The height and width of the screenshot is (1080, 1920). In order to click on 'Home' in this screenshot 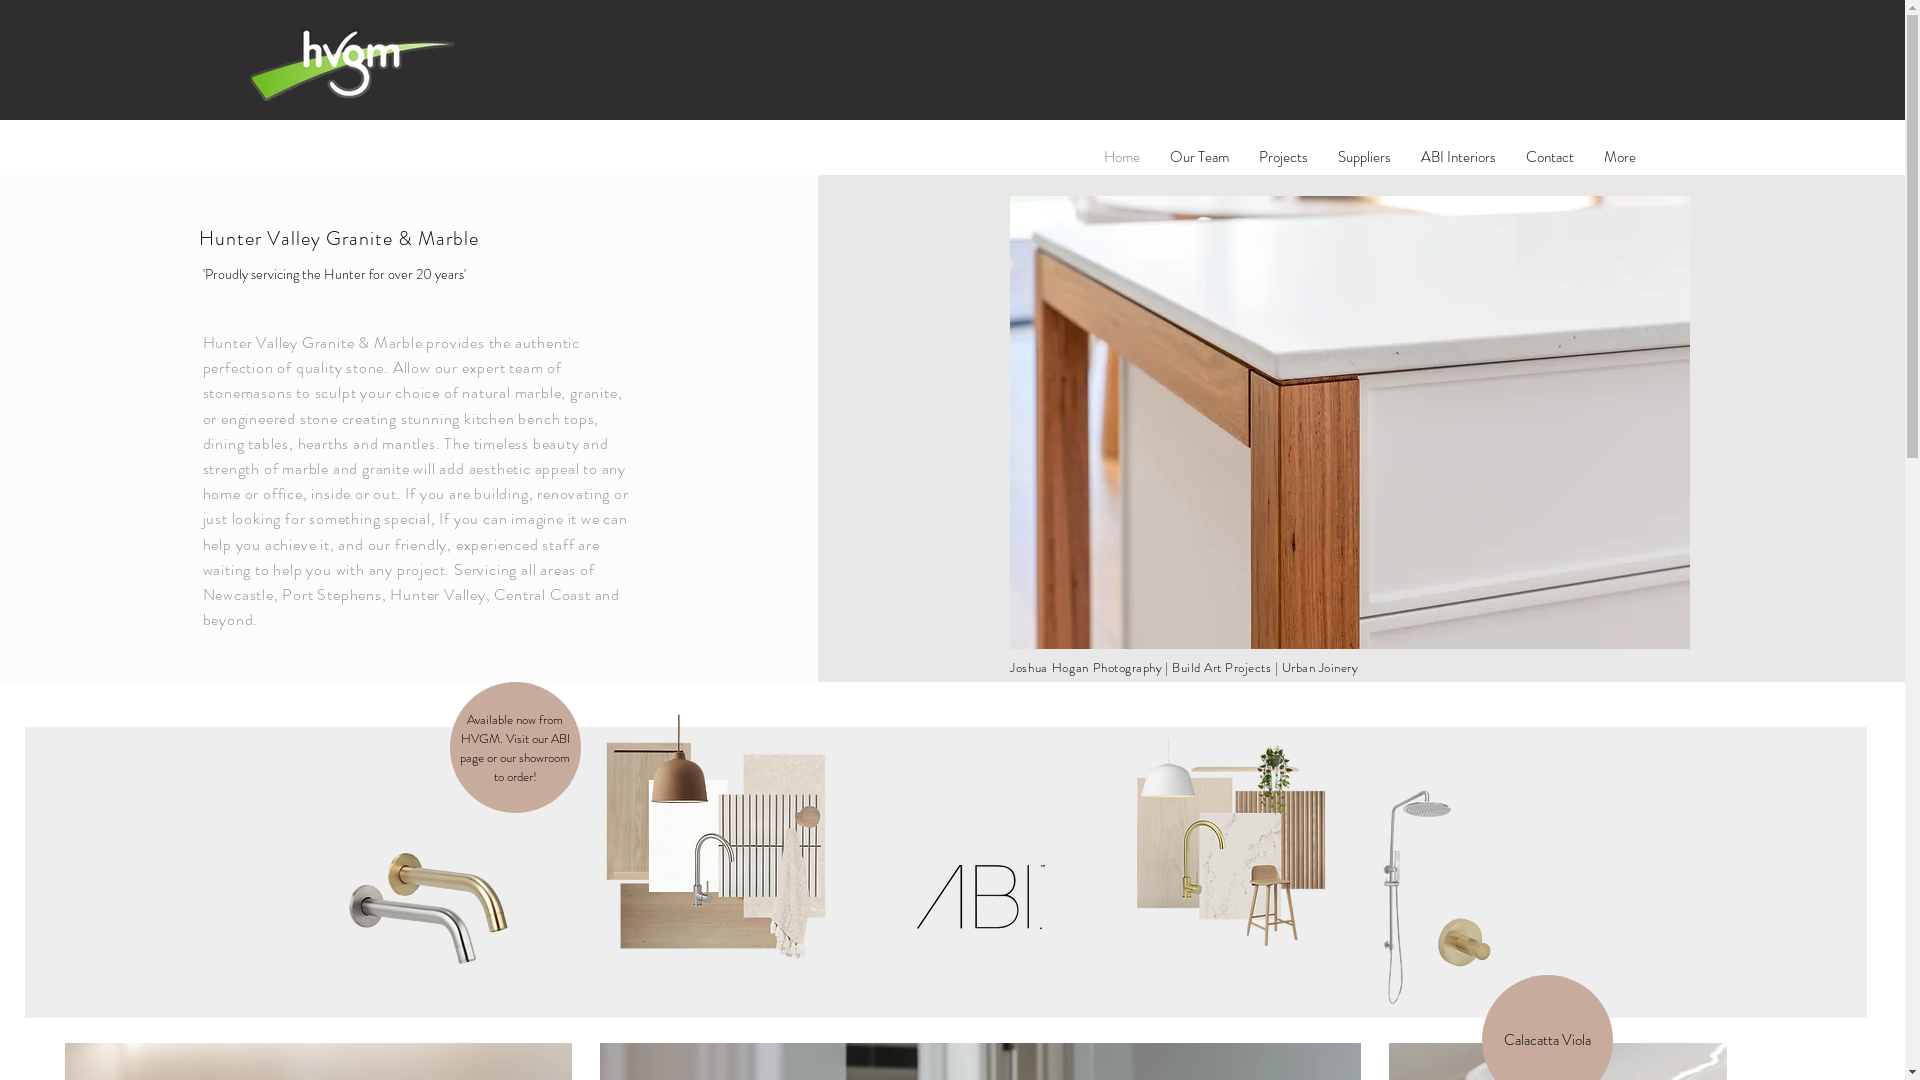, I will do `click(1121, 156)`.